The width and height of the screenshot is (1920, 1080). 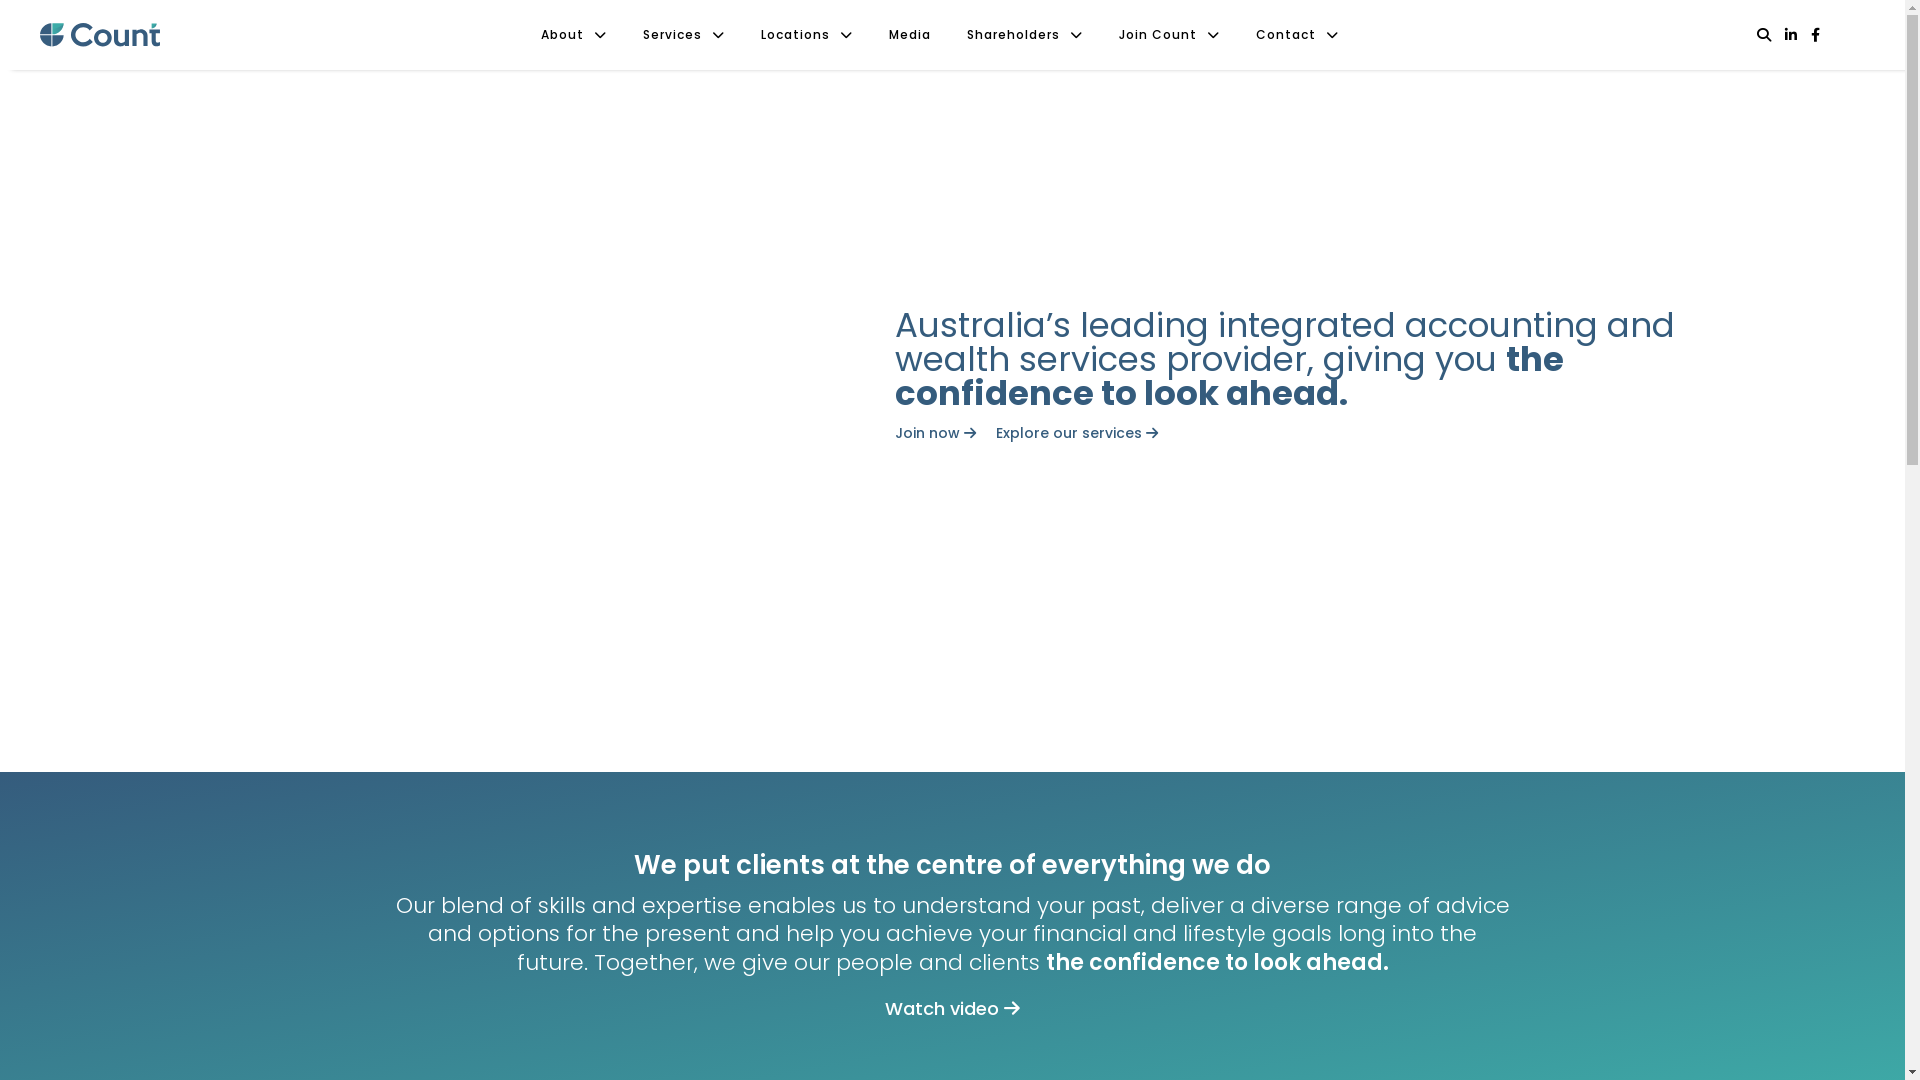 What do you see at coordinates (684, 34) in the screenshot?
I see `'Services'` at bounding box center [684, 34].